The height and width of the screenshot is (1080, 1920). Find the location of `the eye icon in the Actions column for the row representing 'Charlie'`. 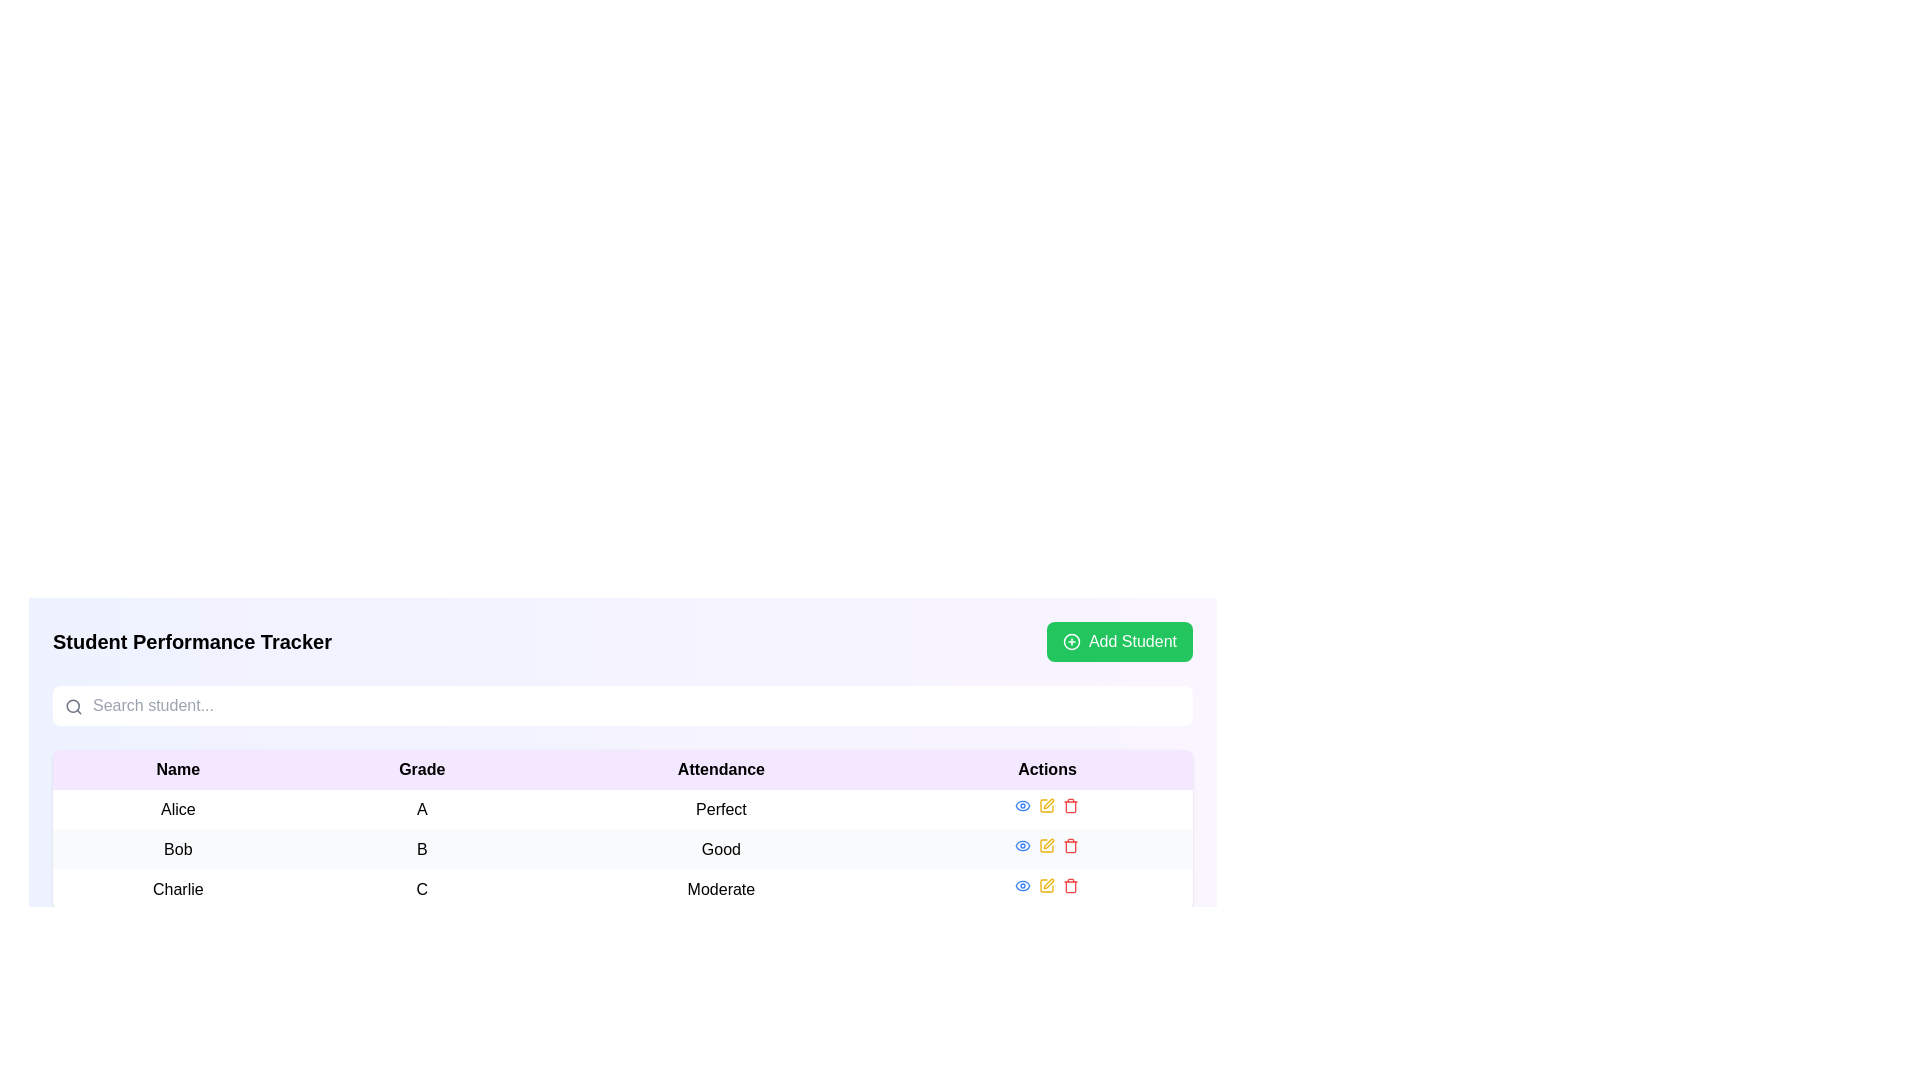

the eye icon in the Actions column for the row representing 'Charlie' is located at coordinates (1046, 885).